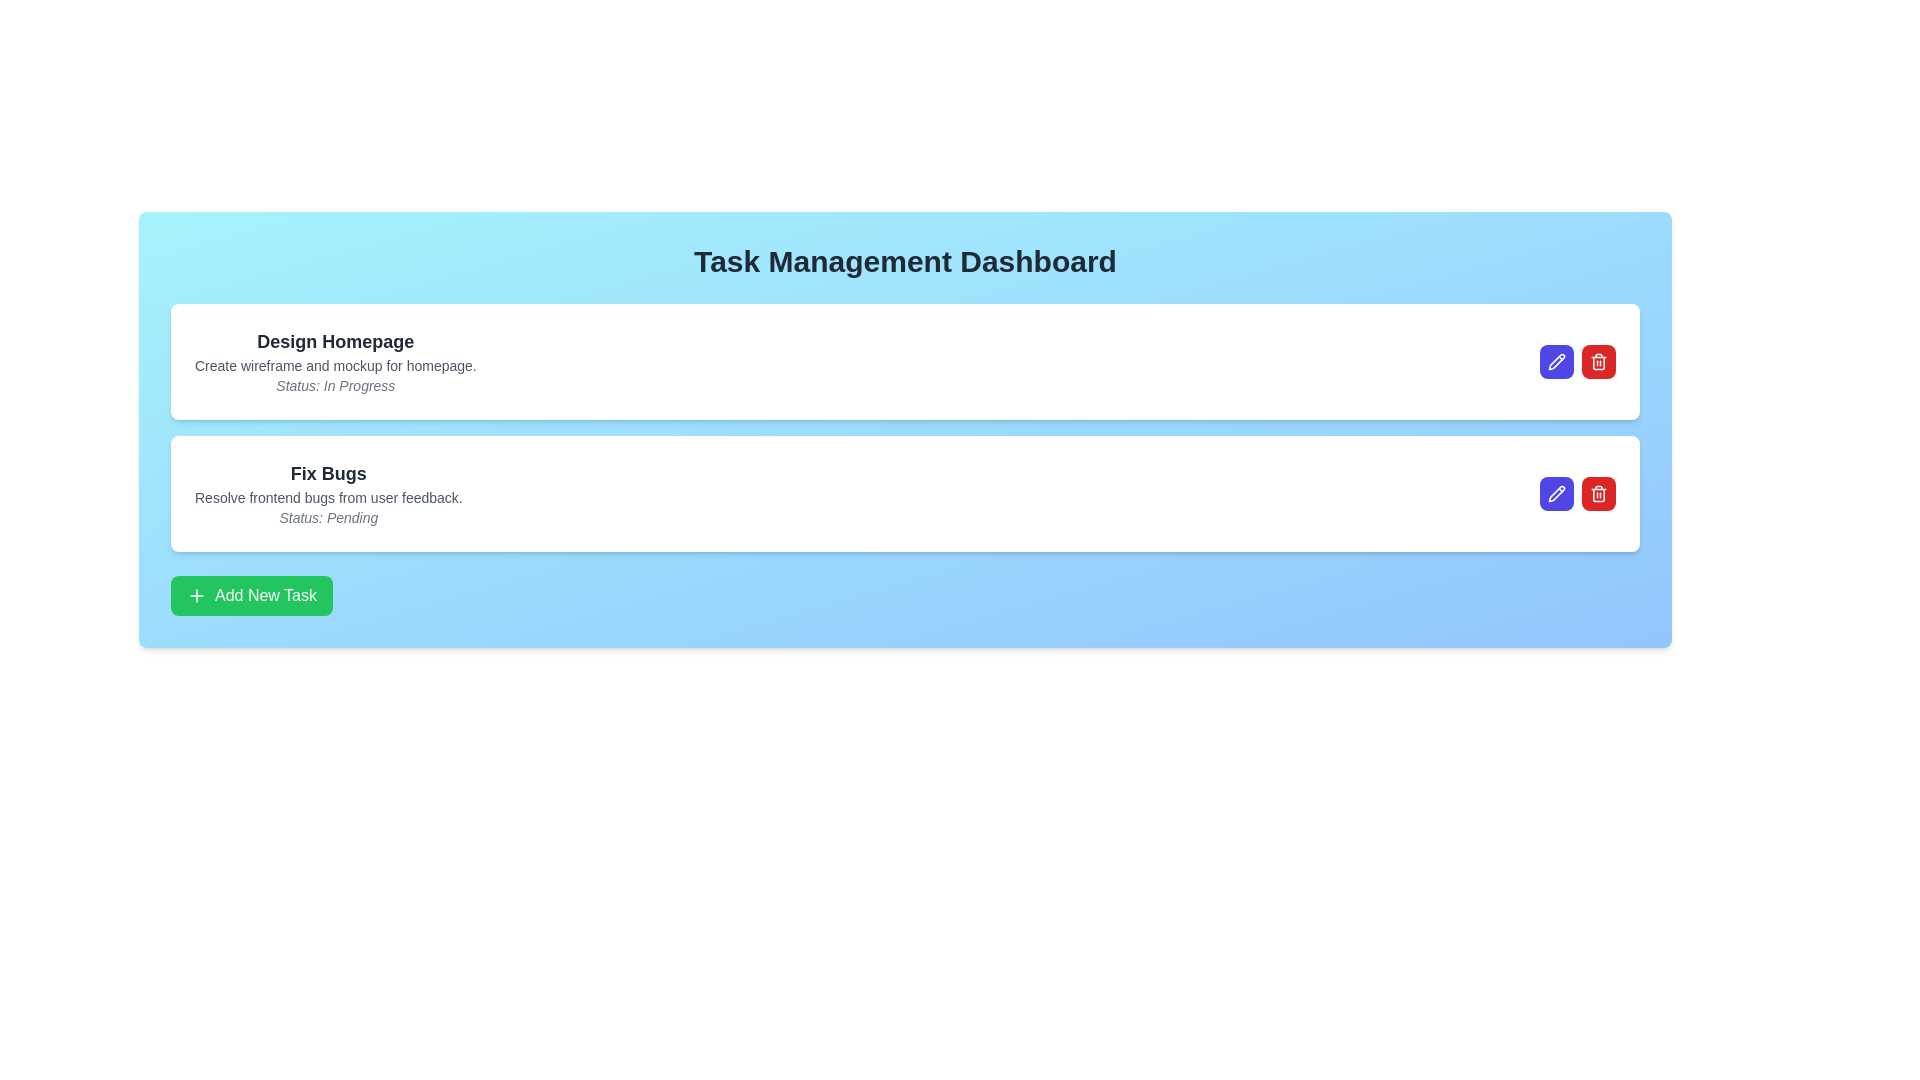 This screenshot has height=1080, width=1920. What do you see at coordinates (1597, 493) in the screenshot?
I see `the small trash can icon button with a red background located at the far right of the 'Fix Bugs' task card` at bounding box center [1597, 493].